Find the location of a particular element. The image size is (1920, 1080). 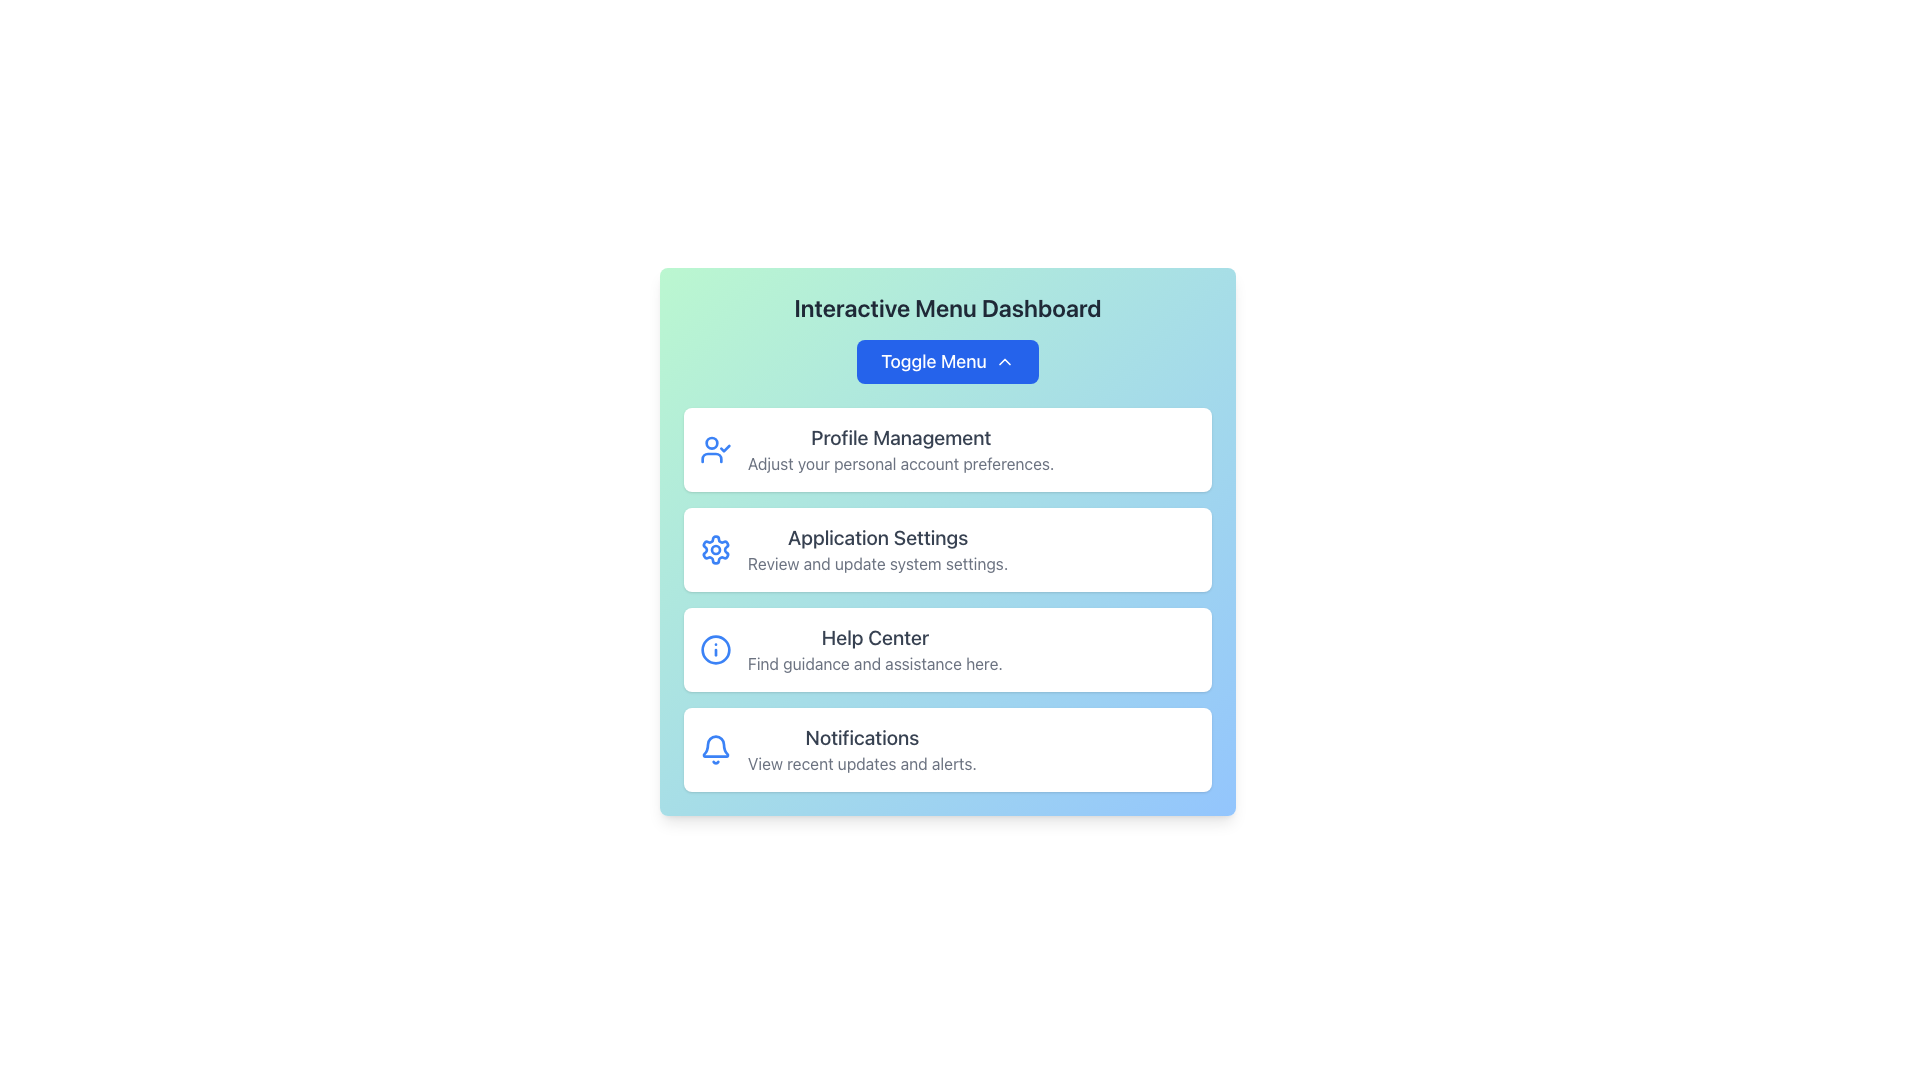

the text label that reads 'Adjust your personal account preferences.' located below the 'Profile Management' title is located at coordinates (900, 463).